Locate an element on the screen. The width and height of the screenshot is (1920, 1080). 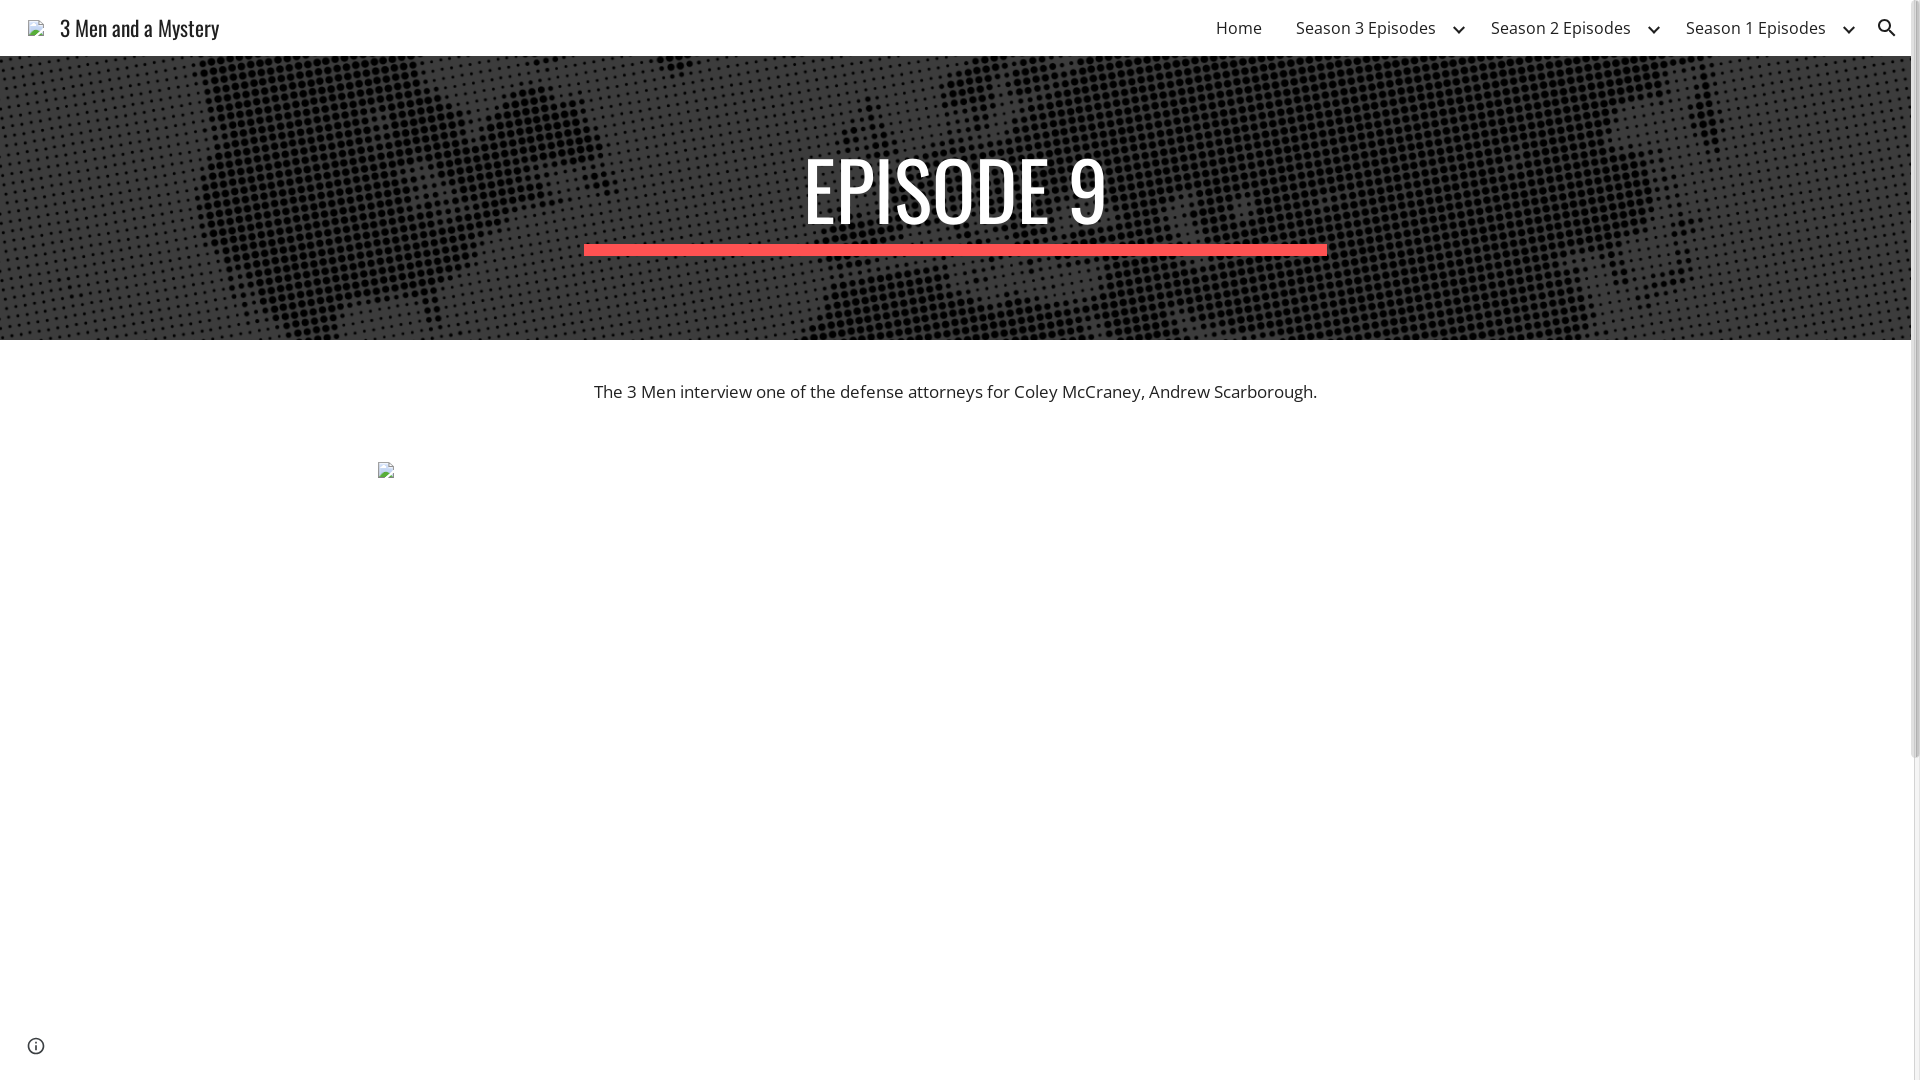
'Home' is located at coordinates (1237, 27).